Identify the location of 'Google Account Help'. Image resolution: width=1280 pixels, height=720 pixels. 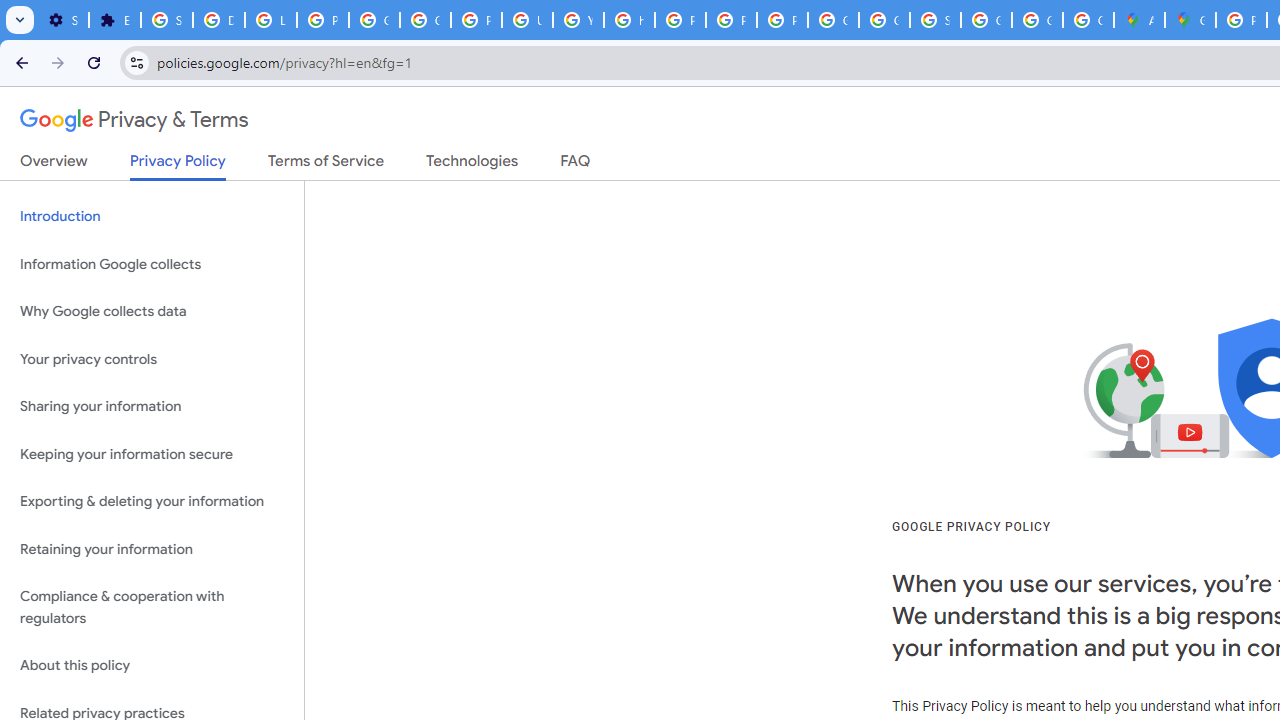
(375, 20).